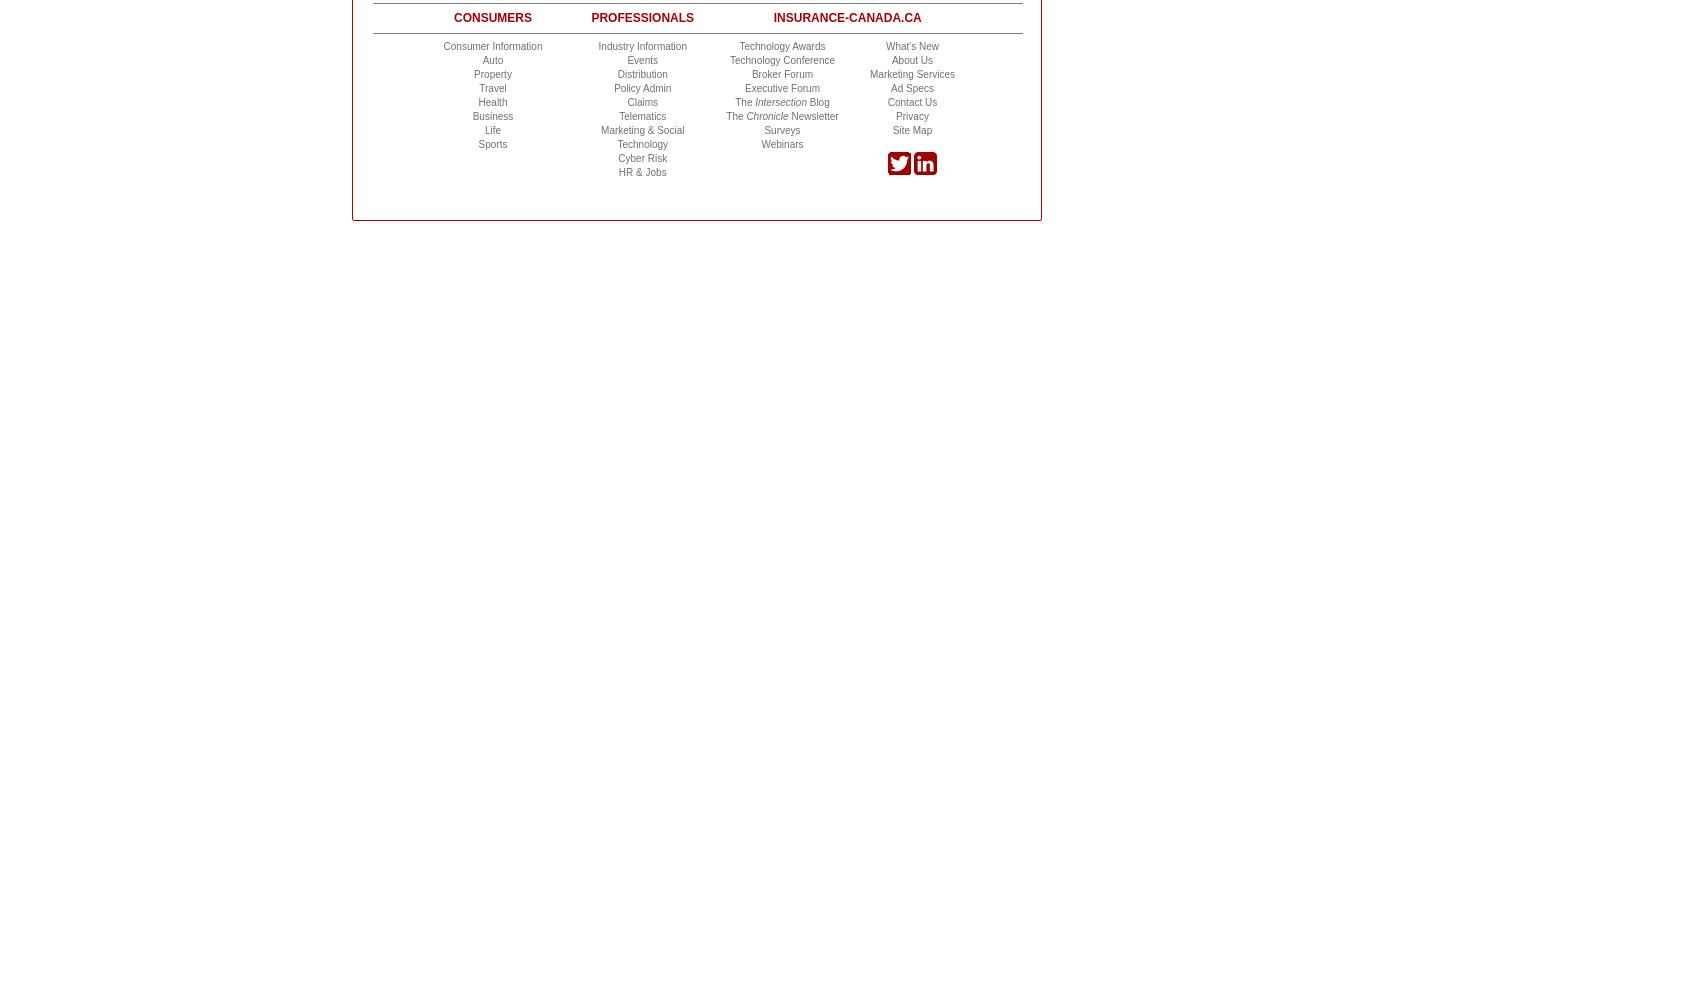 Image resolution: width=1704 pixels, height=1000 pixels. I want to click on 'Consumers', so click(492, 18).